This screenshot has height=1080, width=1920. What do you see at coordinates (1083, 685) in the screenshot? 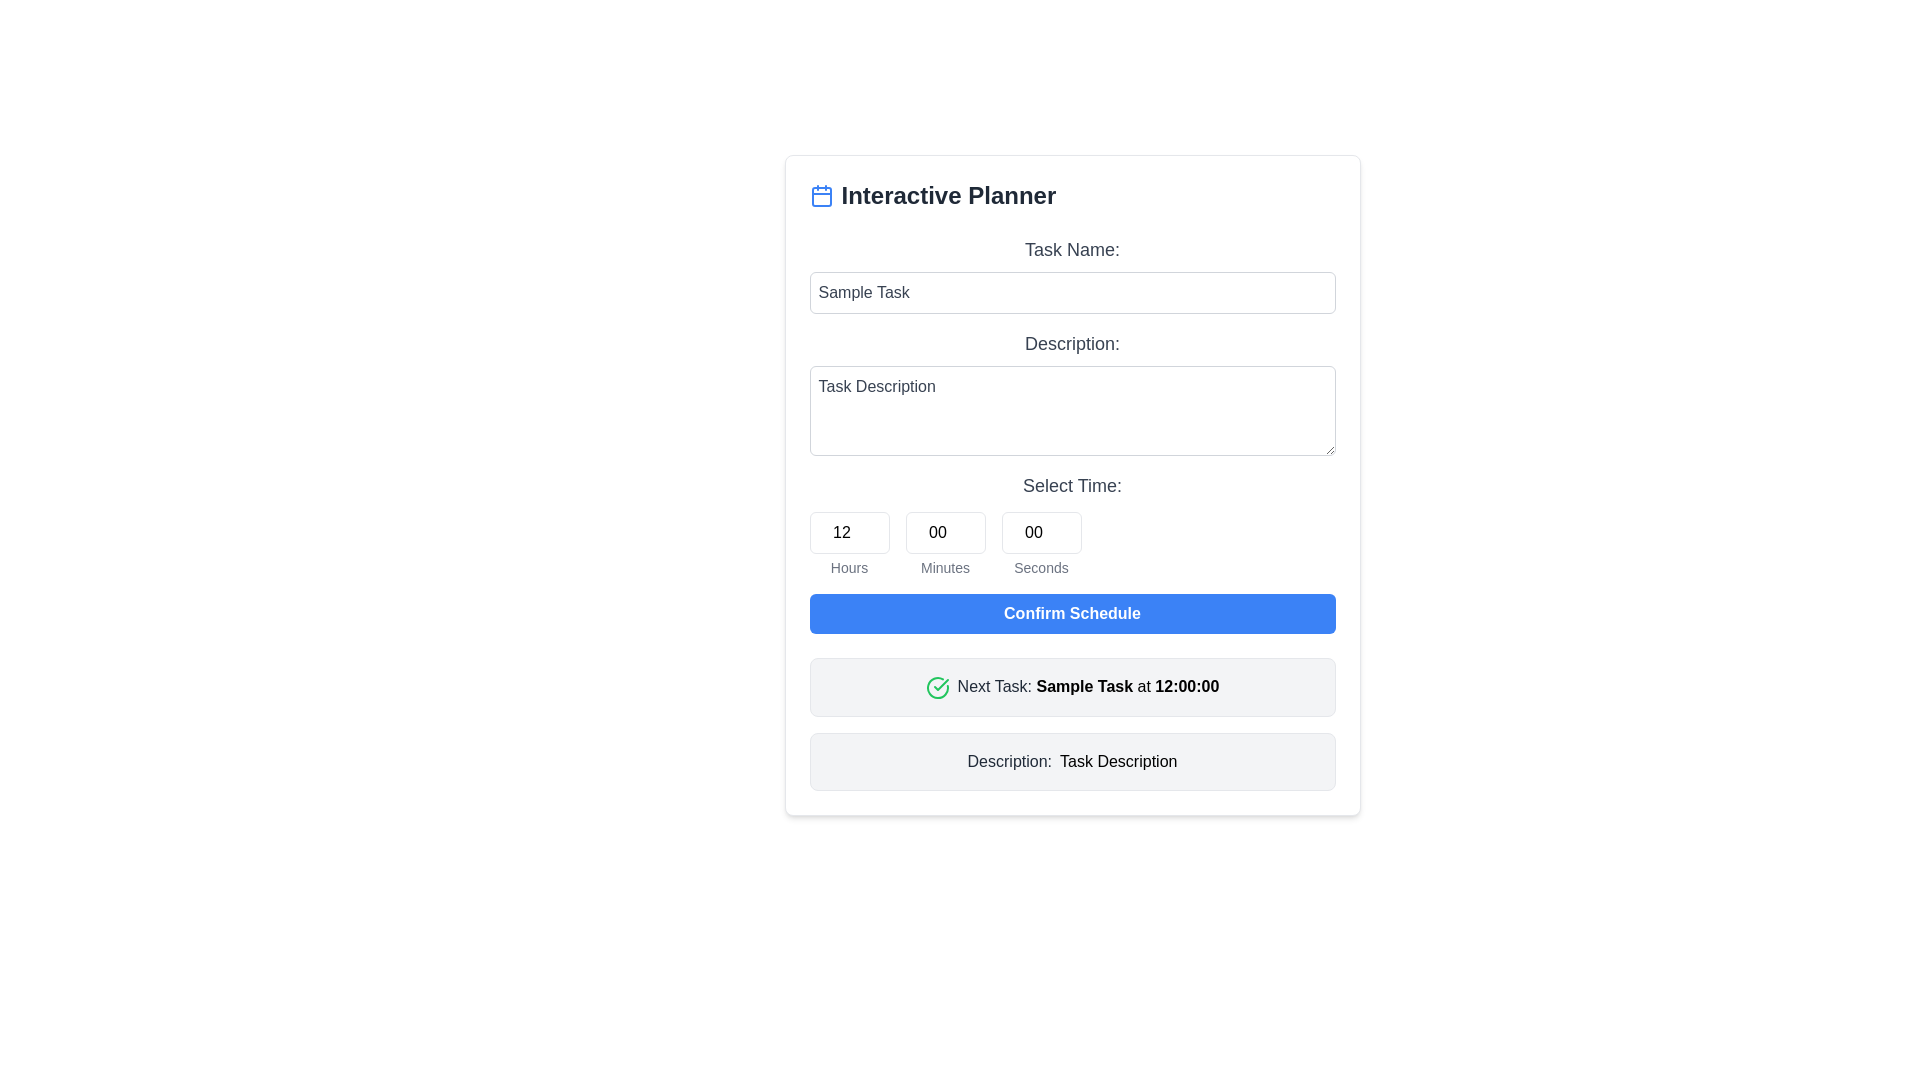
I see `the text label indicating the next task, which is located between 'Next Task:' and 'at 12:00:00'` at bounding box center [1083, 685].